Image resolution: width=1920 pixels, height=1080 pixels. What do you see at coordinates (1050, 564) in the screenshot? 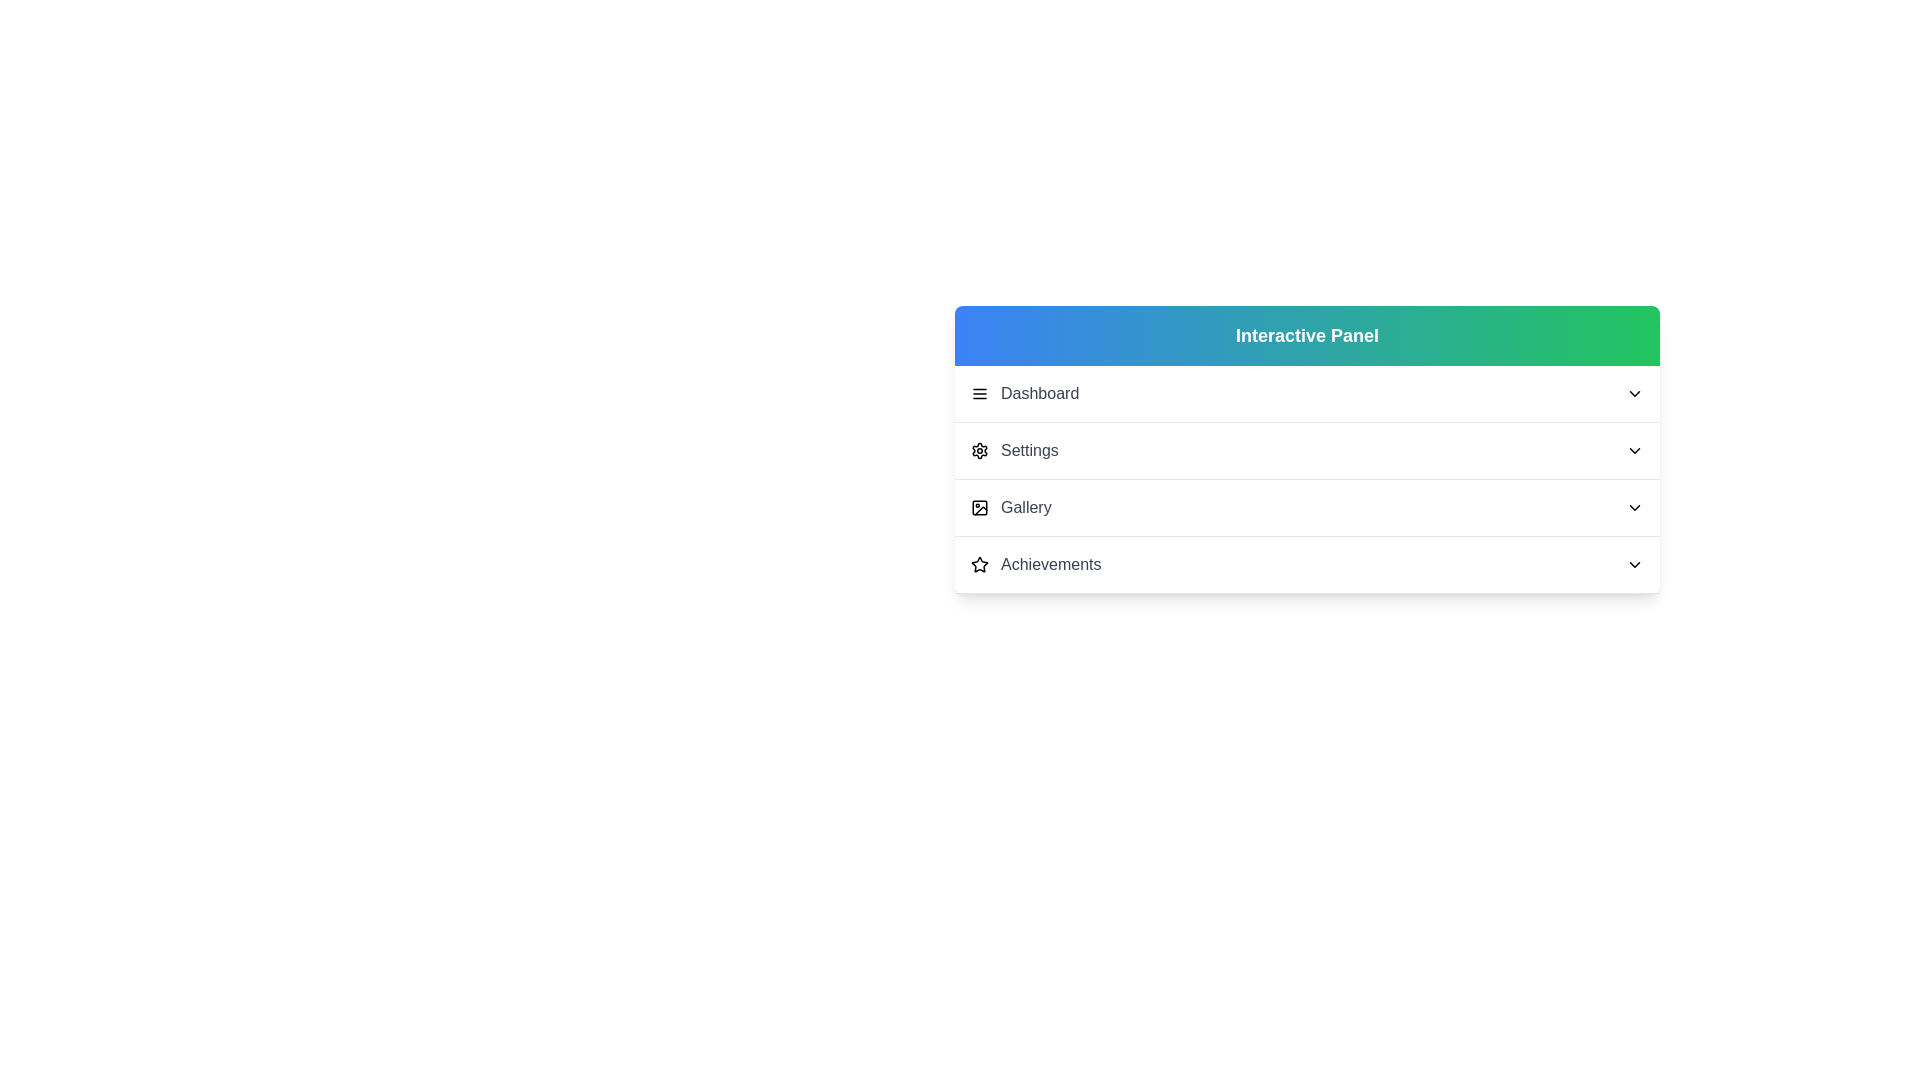
I see `the 'Achievements' text label, which is styled in gray and positioned at the bottom of a vertical list within a menu panel, aligned to the right of a star-shaped icon` at bounding box center [1050, 564].